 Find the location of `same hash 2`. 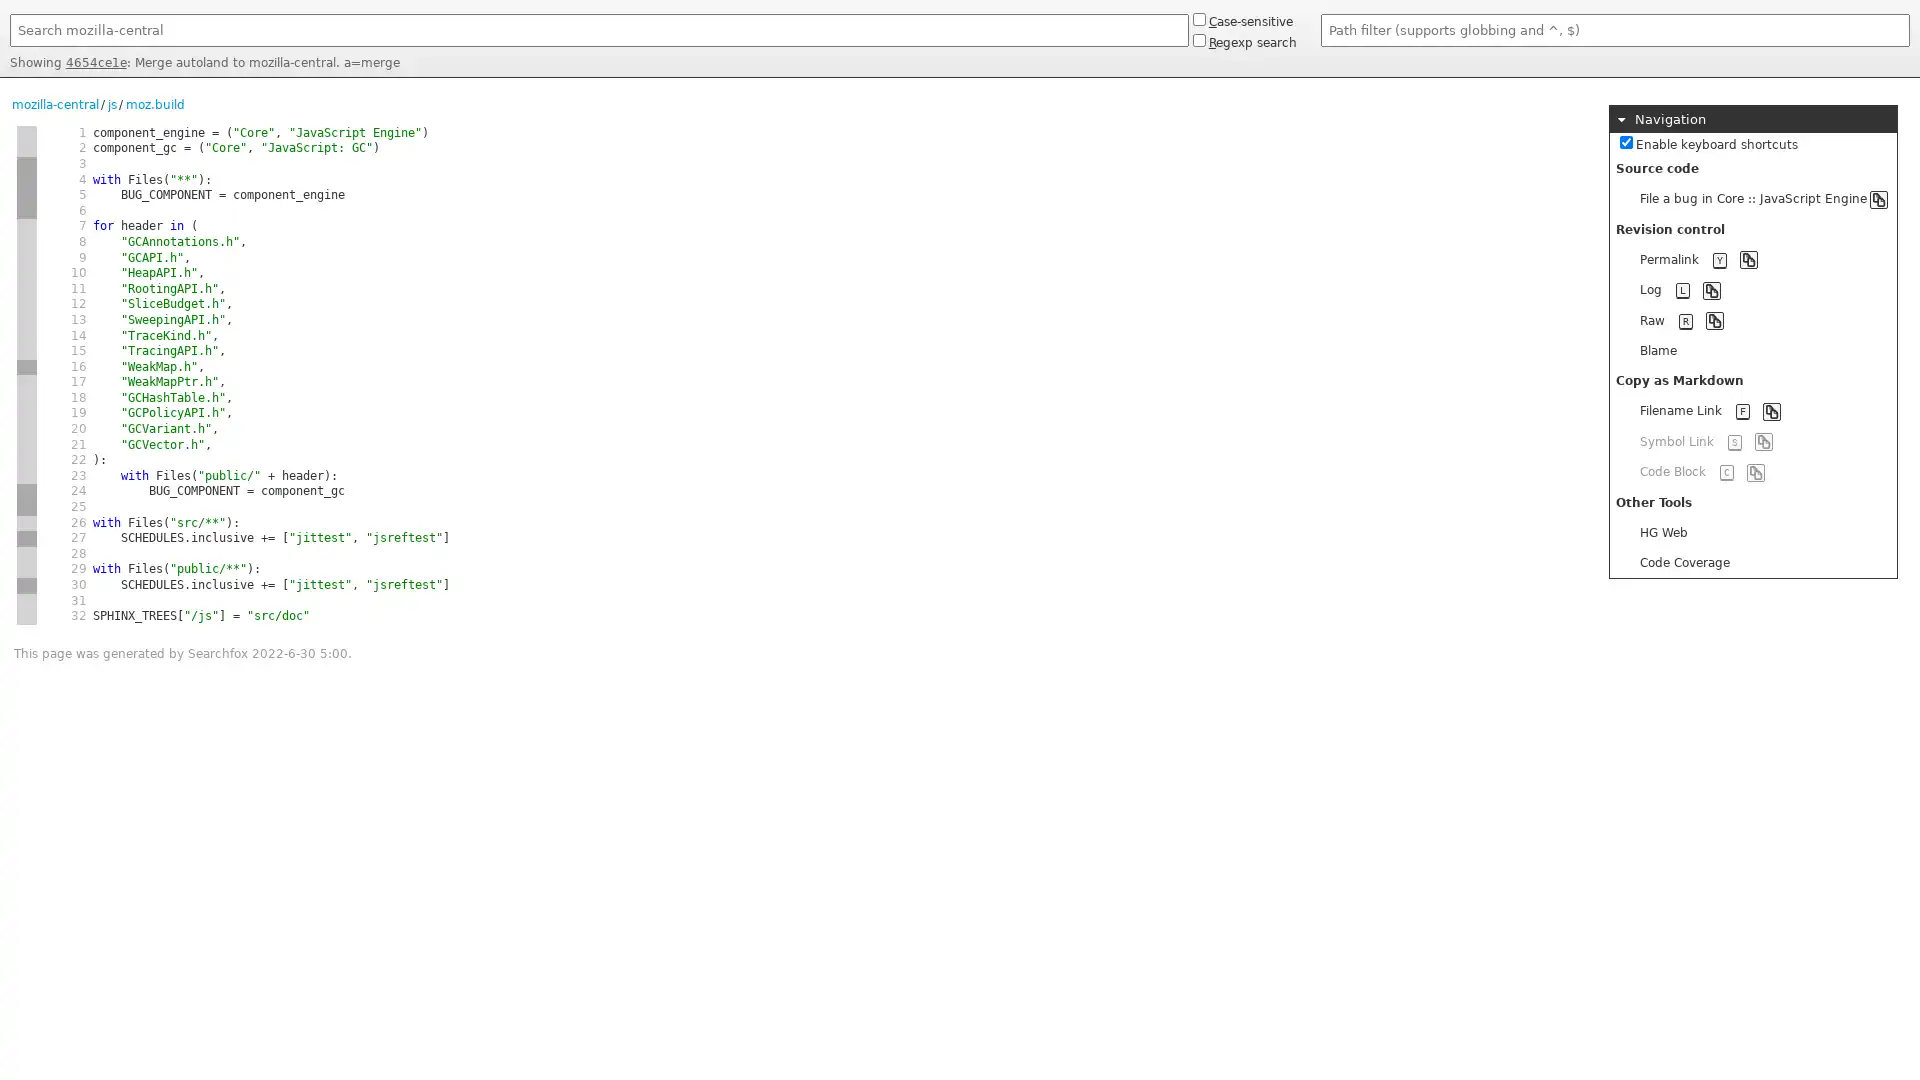

same hash 2 is located at coordinates (27, 211).